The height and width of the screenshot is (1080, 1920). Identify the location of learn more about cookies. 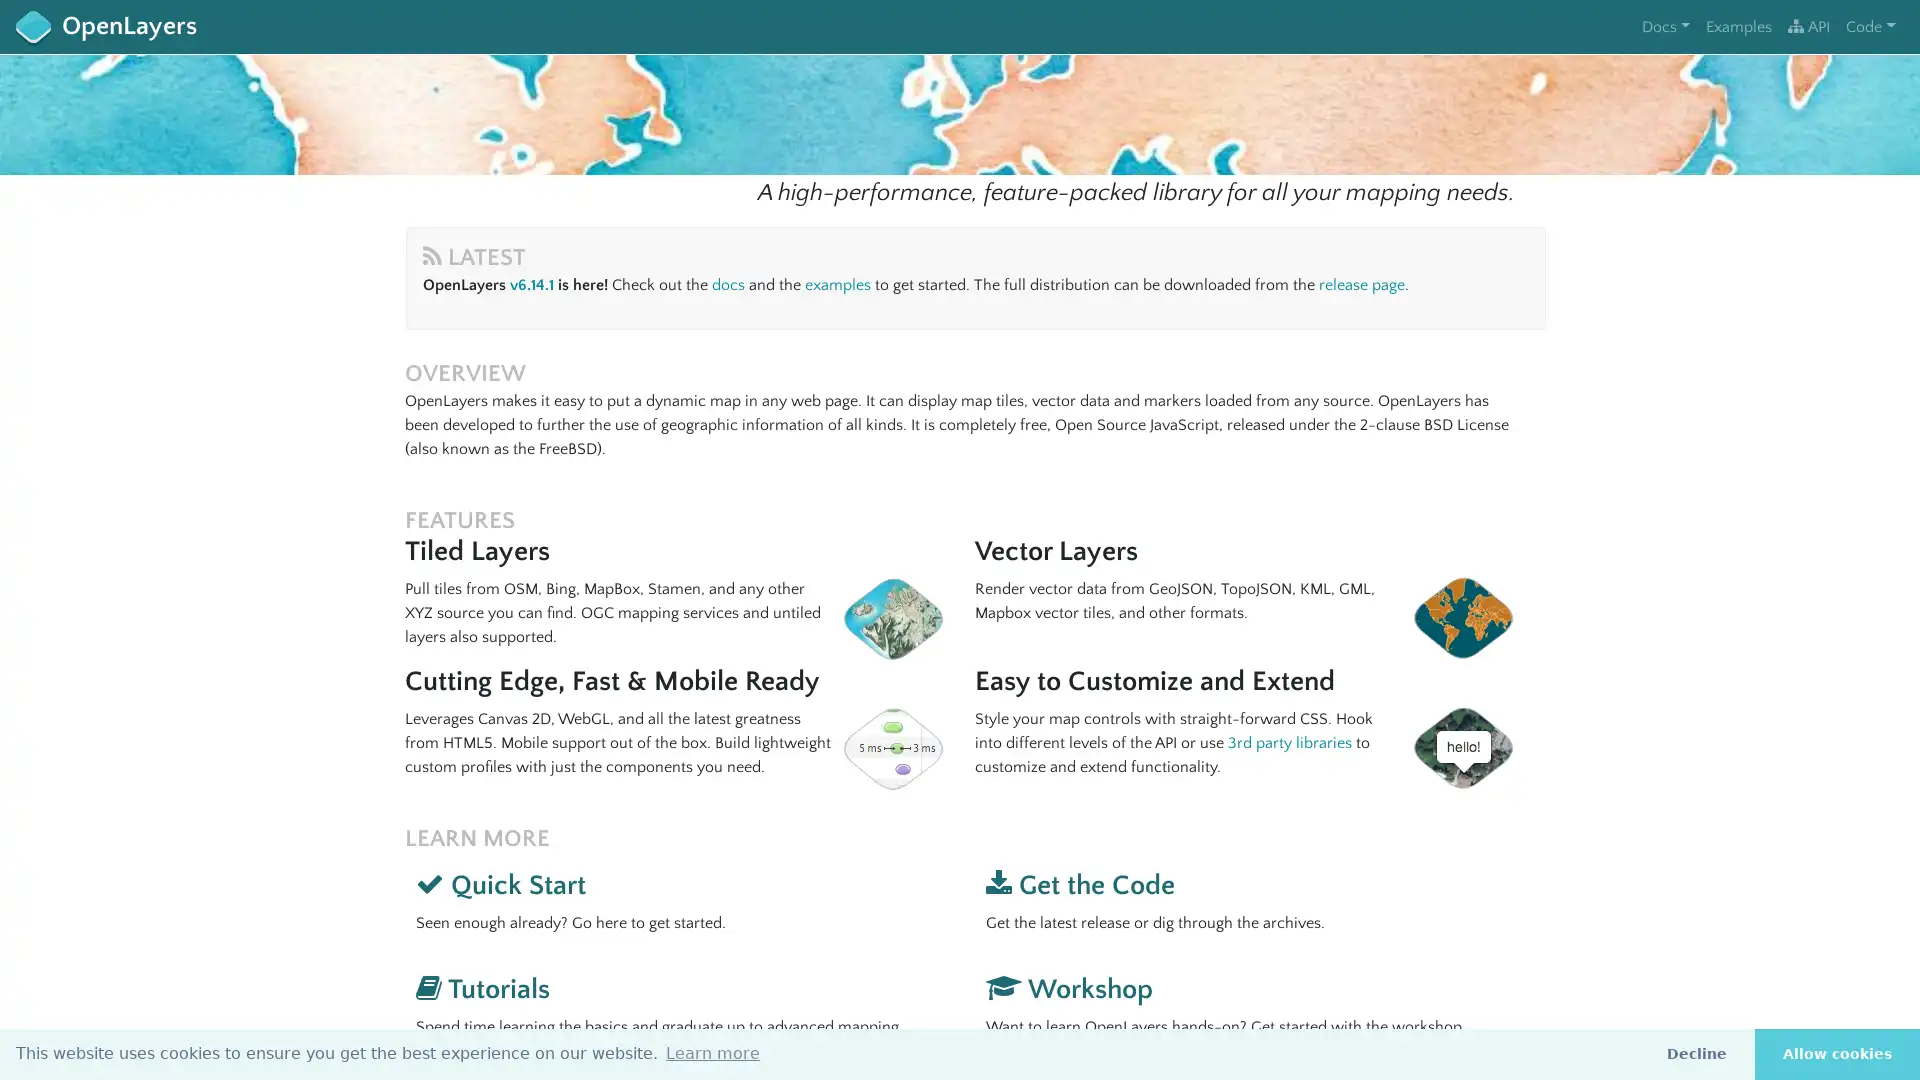
(713, 1052).